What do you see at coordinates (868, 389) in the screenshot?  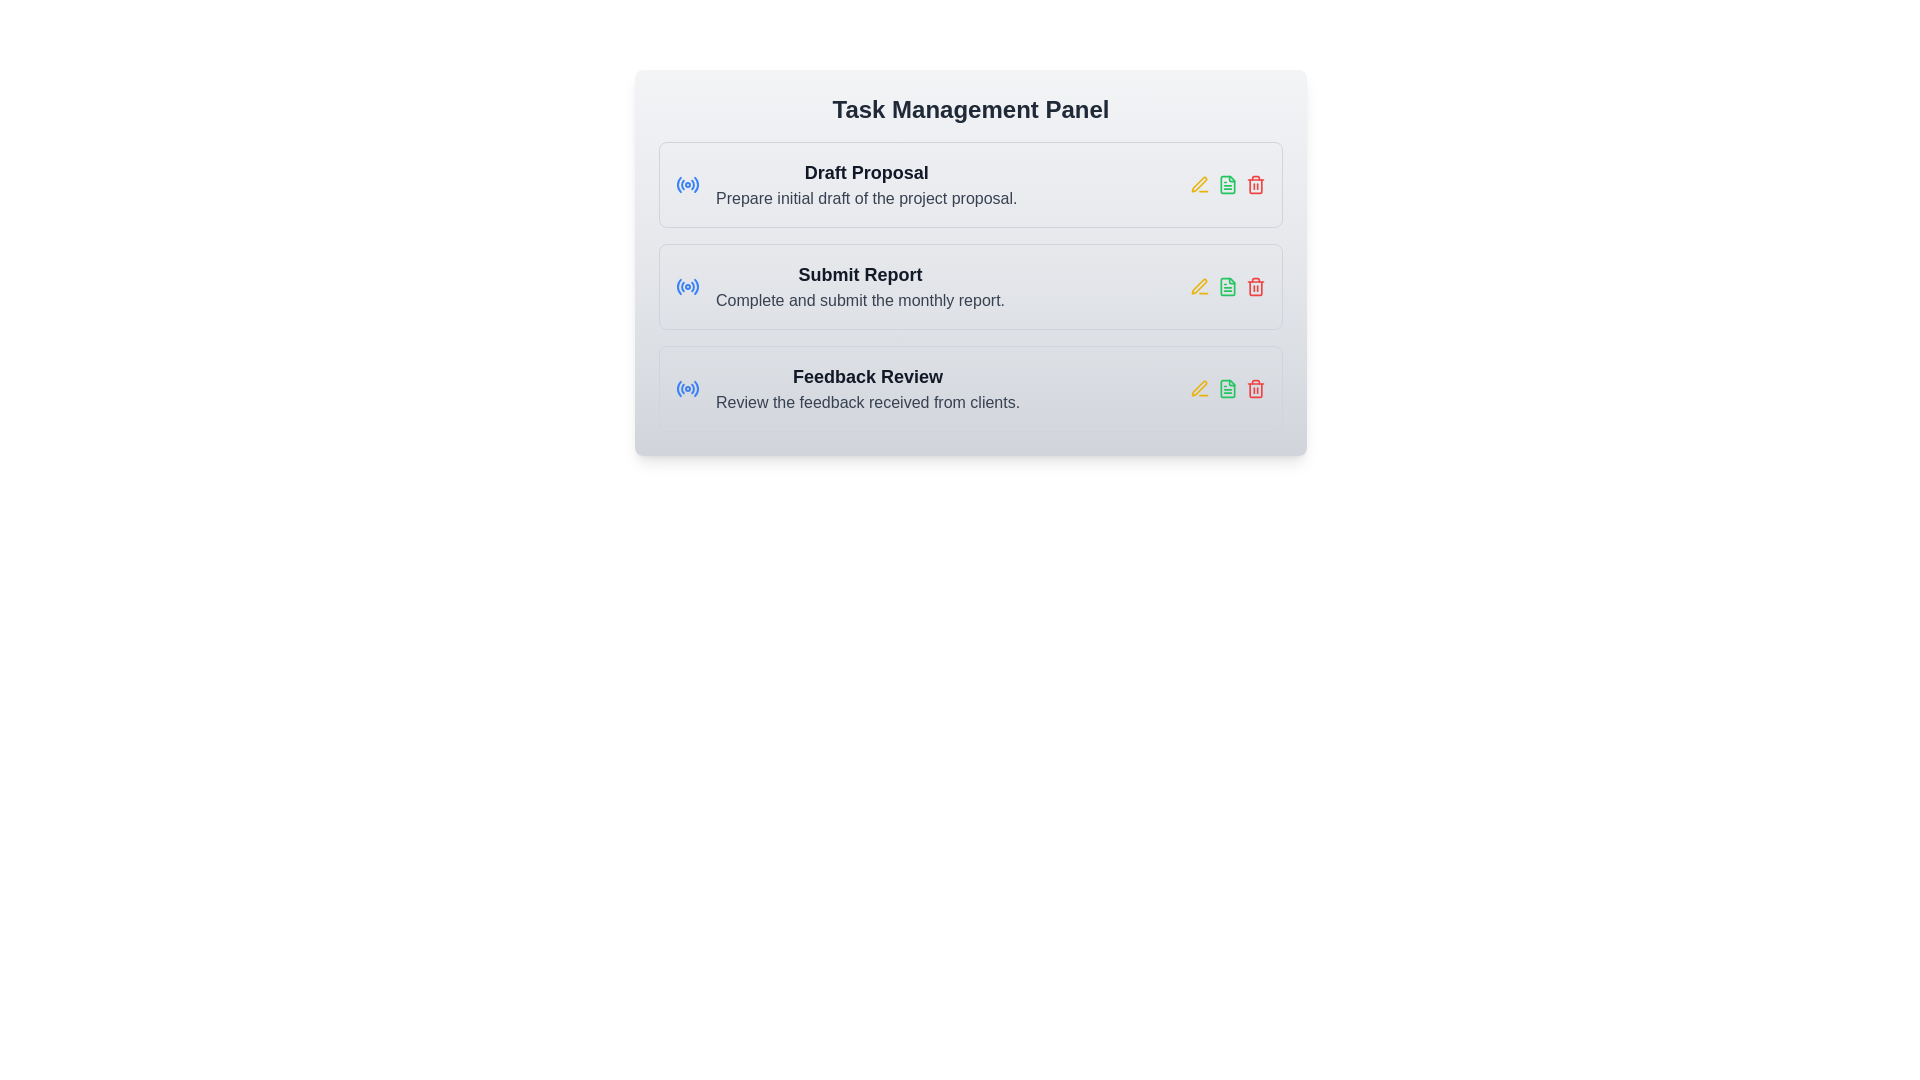 I see `the 'Feedback Review' text label located in the 'Task Management Panel' section, which is the last item in the list of tasks` at bounding box center [868, 389].